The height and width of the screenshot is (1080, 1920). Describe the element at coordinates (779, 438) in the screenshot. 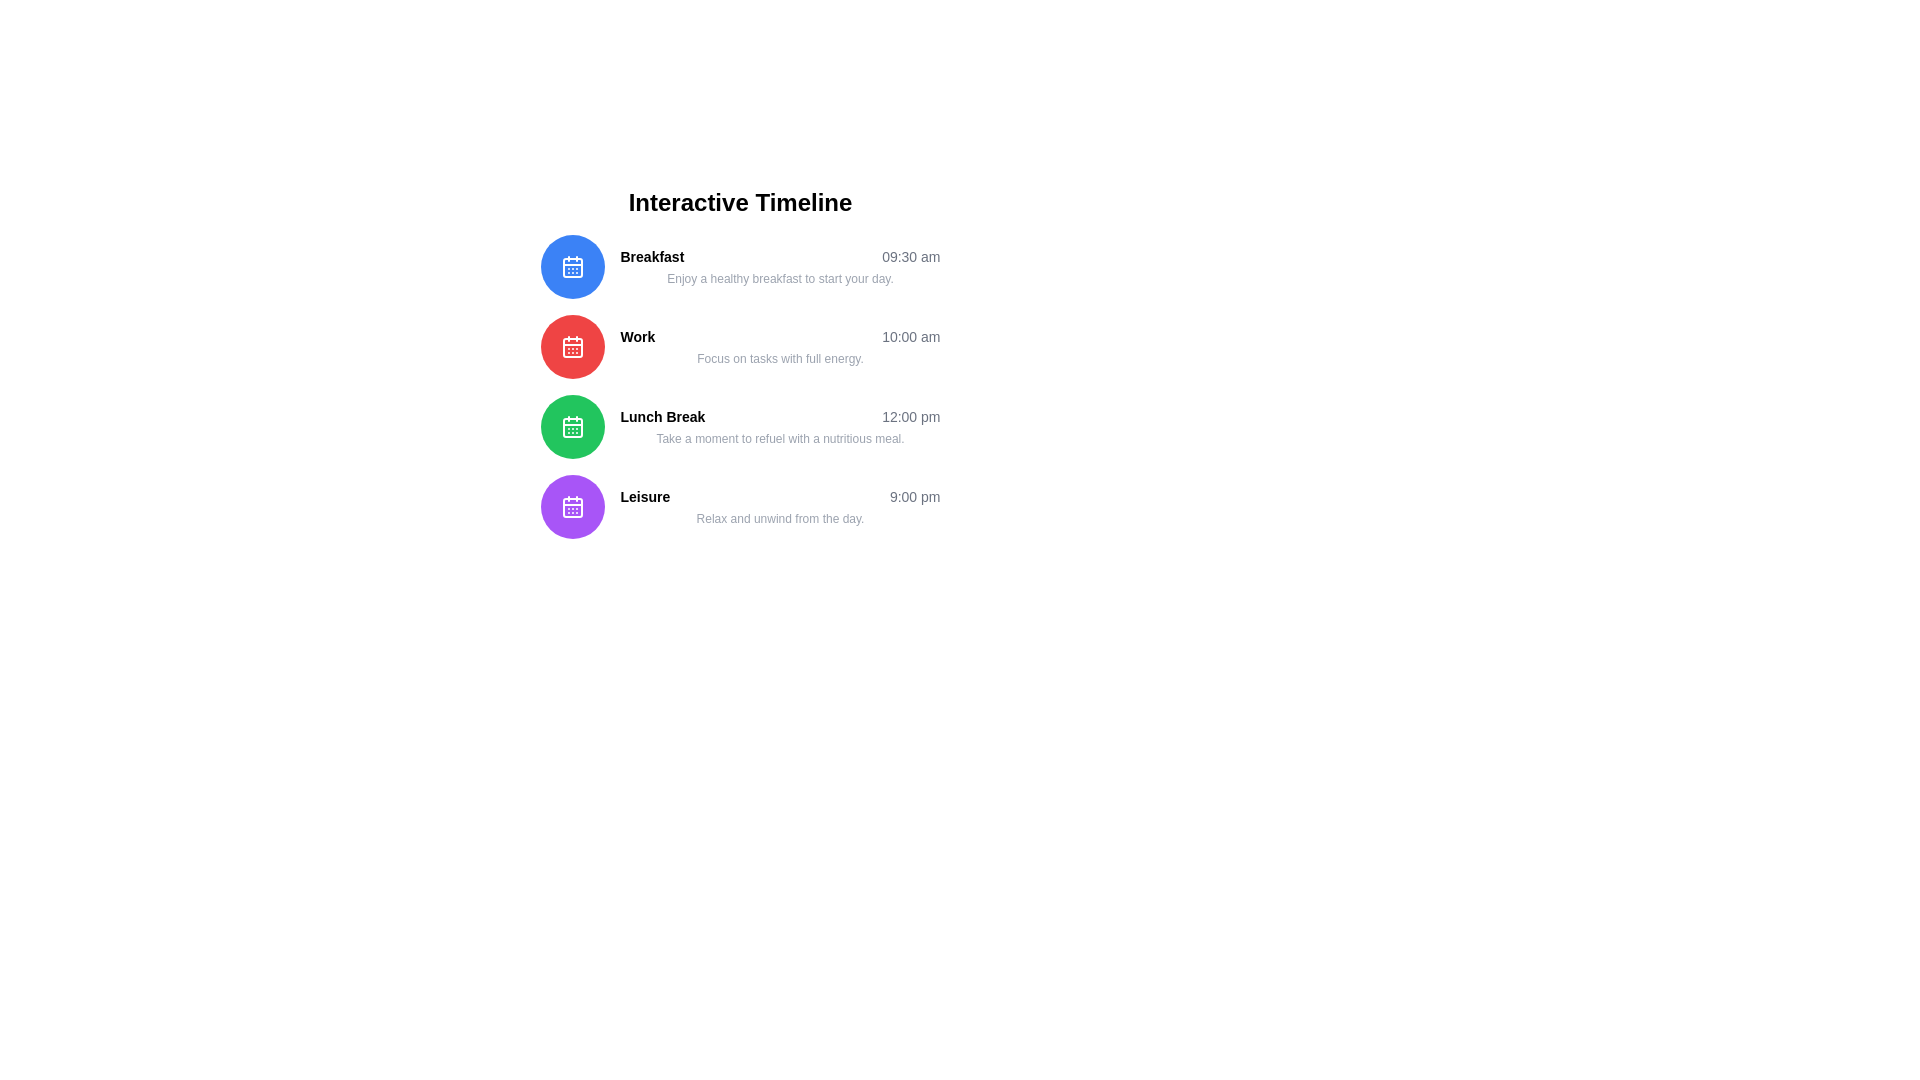

I see `text element displaying 'Take a moment to refuel with a nutritious meal.' located under the heading 'Lunch Break' and the time '12:00 pm'` at that location.